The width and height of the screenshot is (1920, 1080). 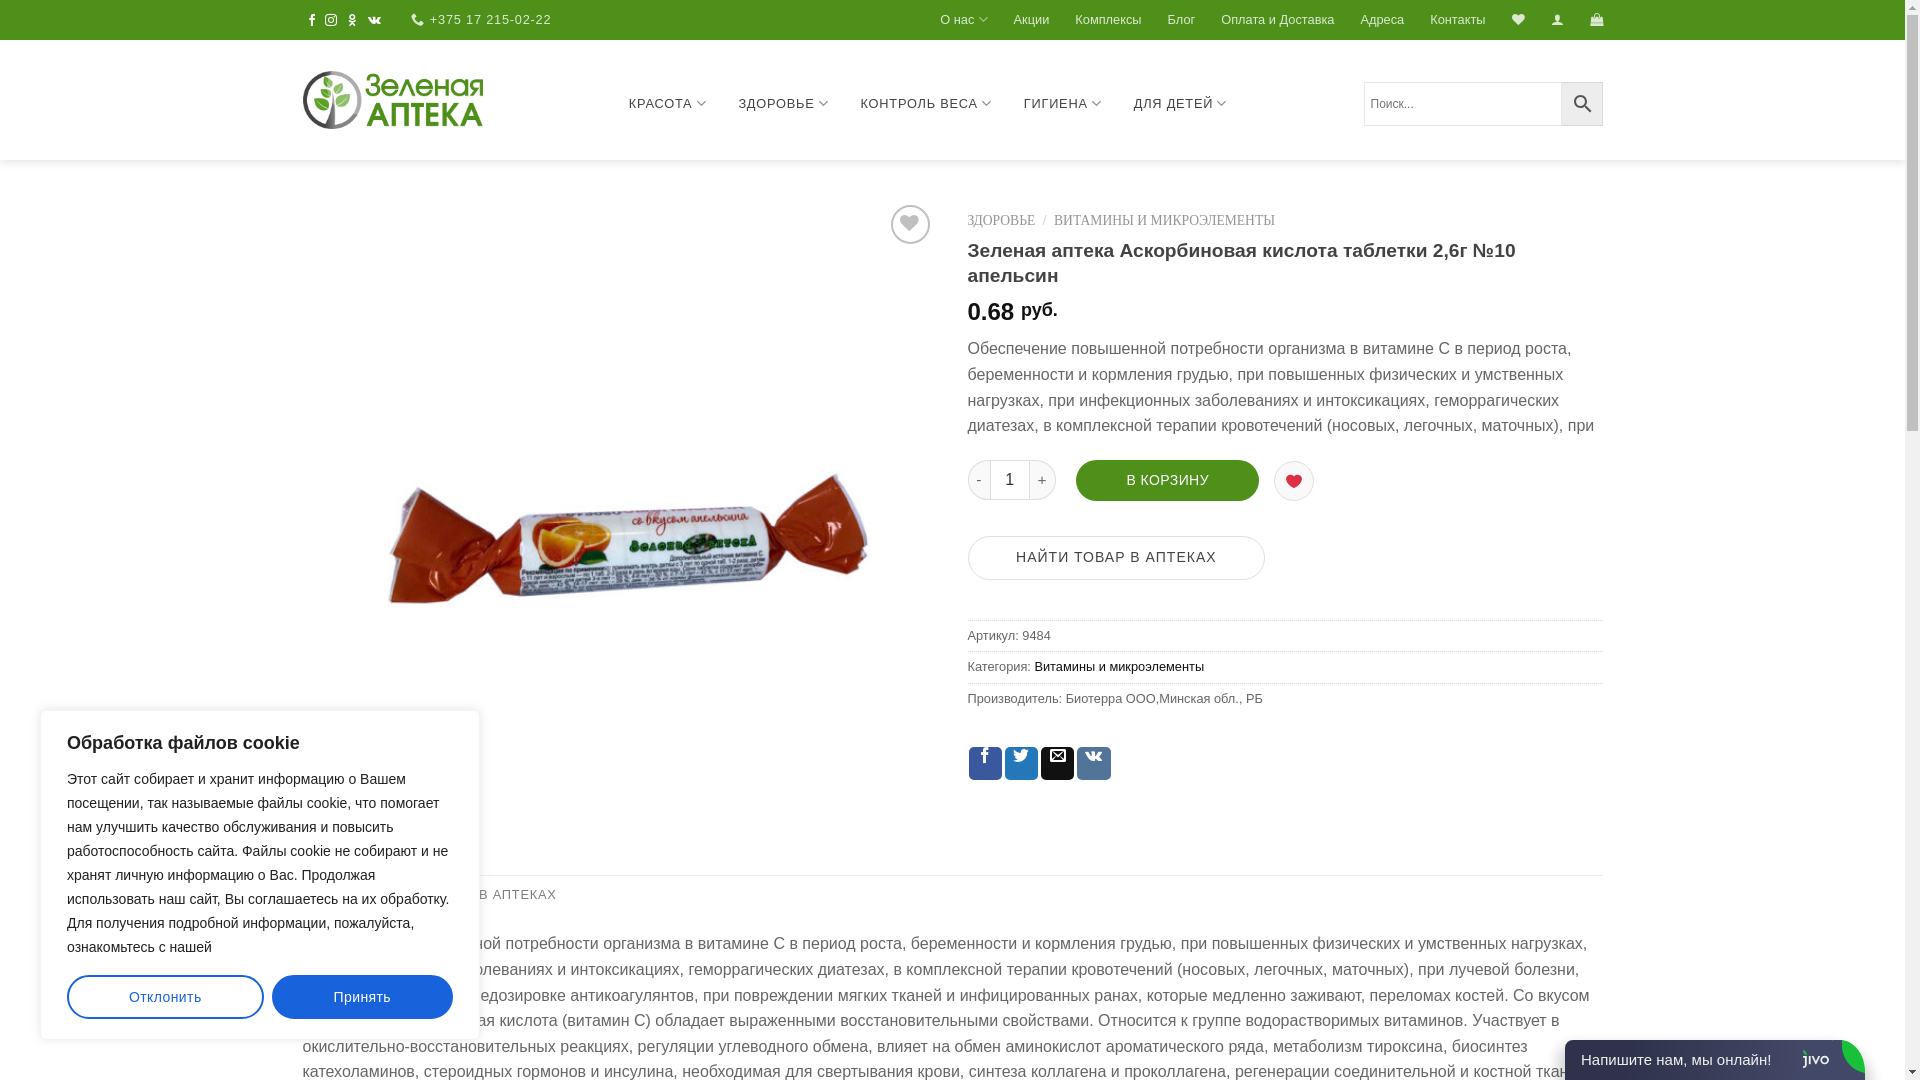 What do you see at coordinates (410, 19) in the screenshot?
I see `'+375 17 215-02-22'` at bounding box center [410, 19].